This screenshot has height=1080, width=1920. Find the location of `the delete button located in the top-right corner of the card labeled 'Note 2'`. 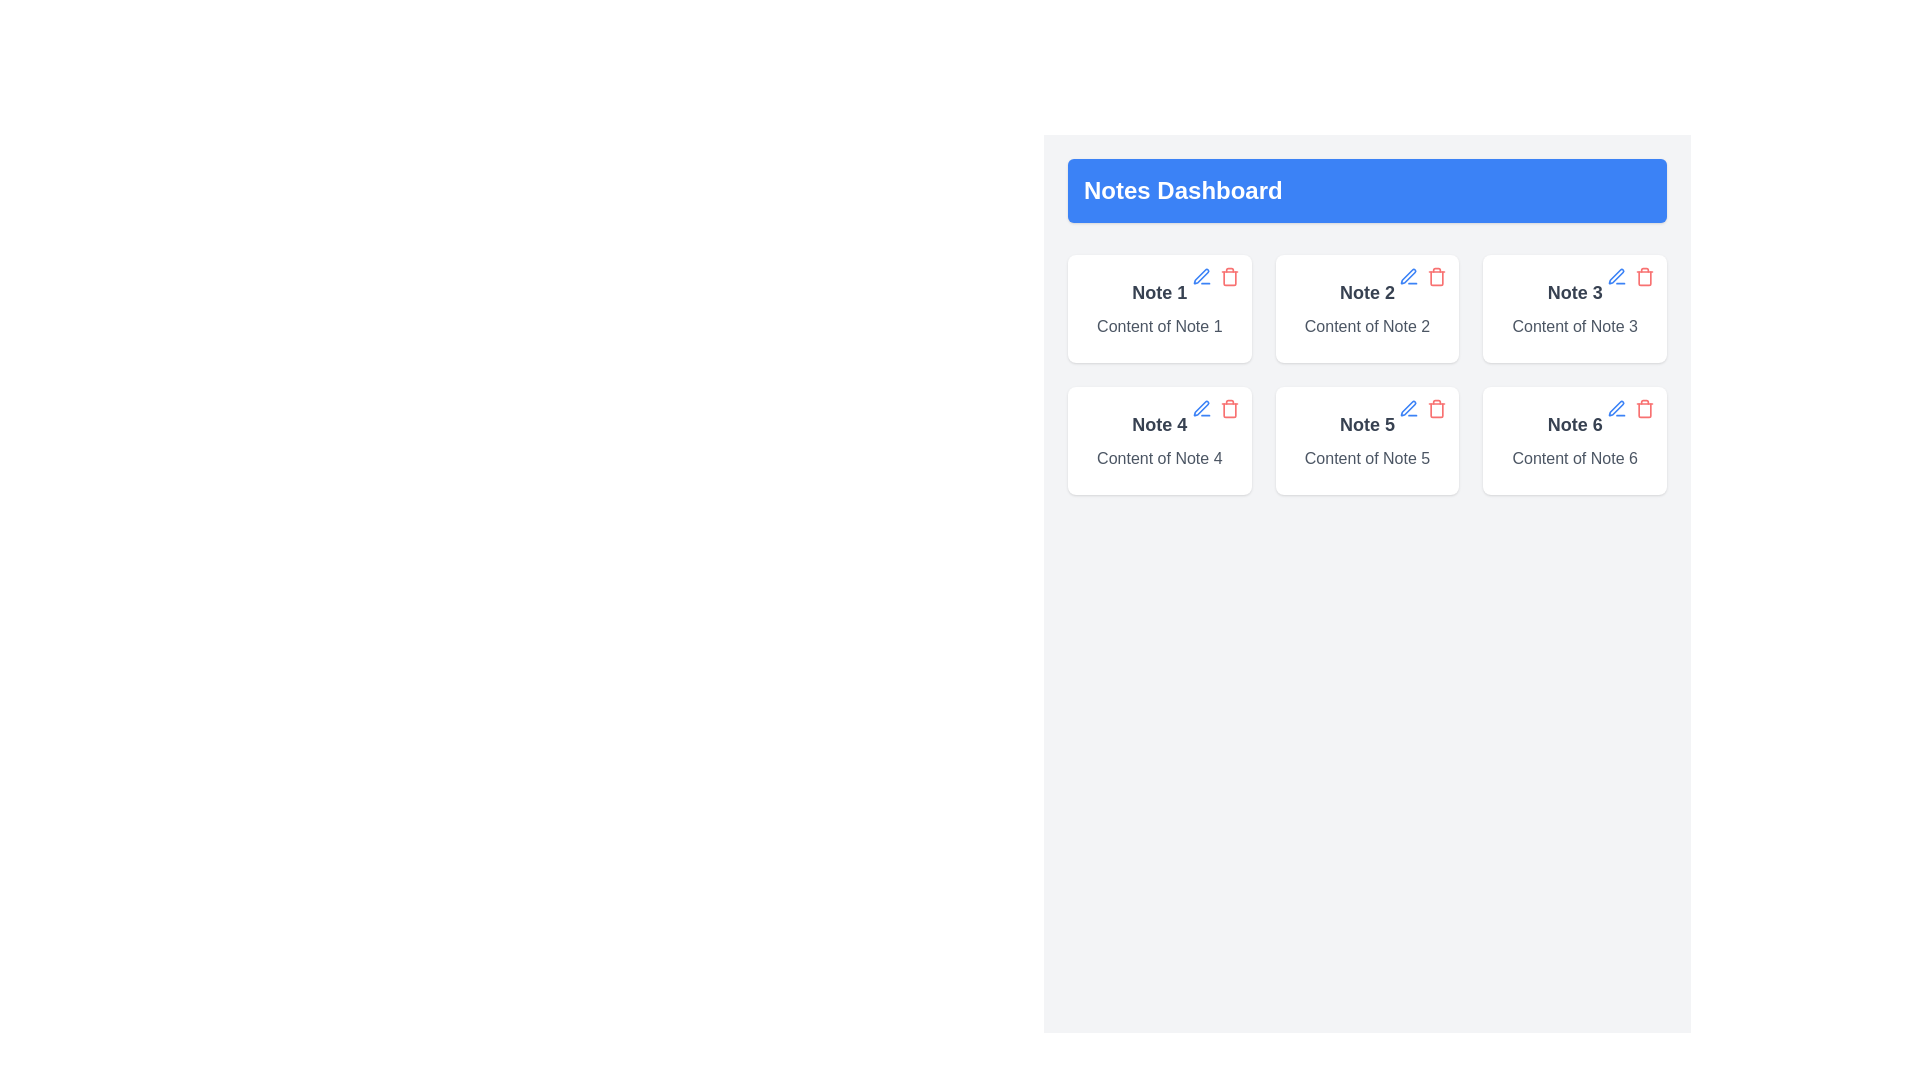

the delete button located in the top-right corner of the card labeled 'Note 2' is located at coordinates (1436, 277).